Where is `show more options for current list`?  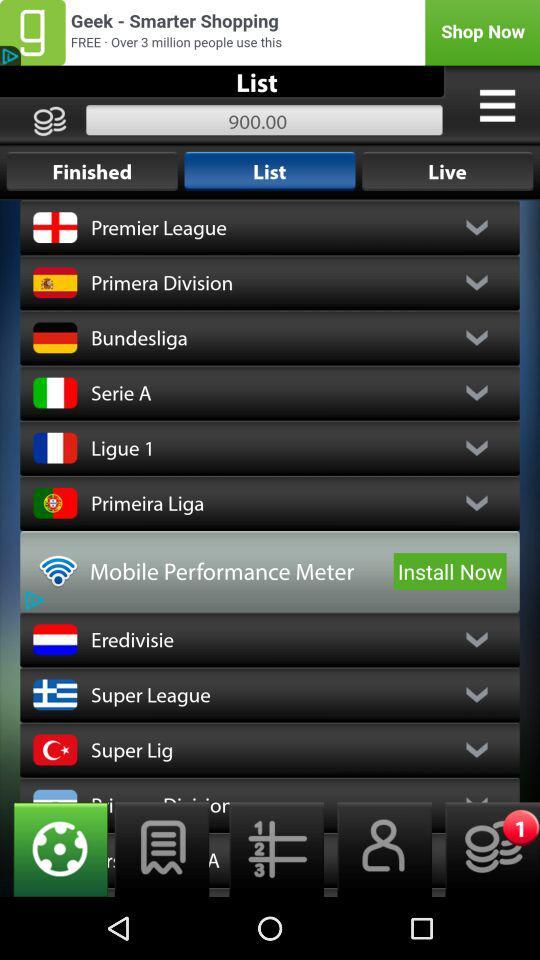 show more options for current list is located at coordinates (496, 105).